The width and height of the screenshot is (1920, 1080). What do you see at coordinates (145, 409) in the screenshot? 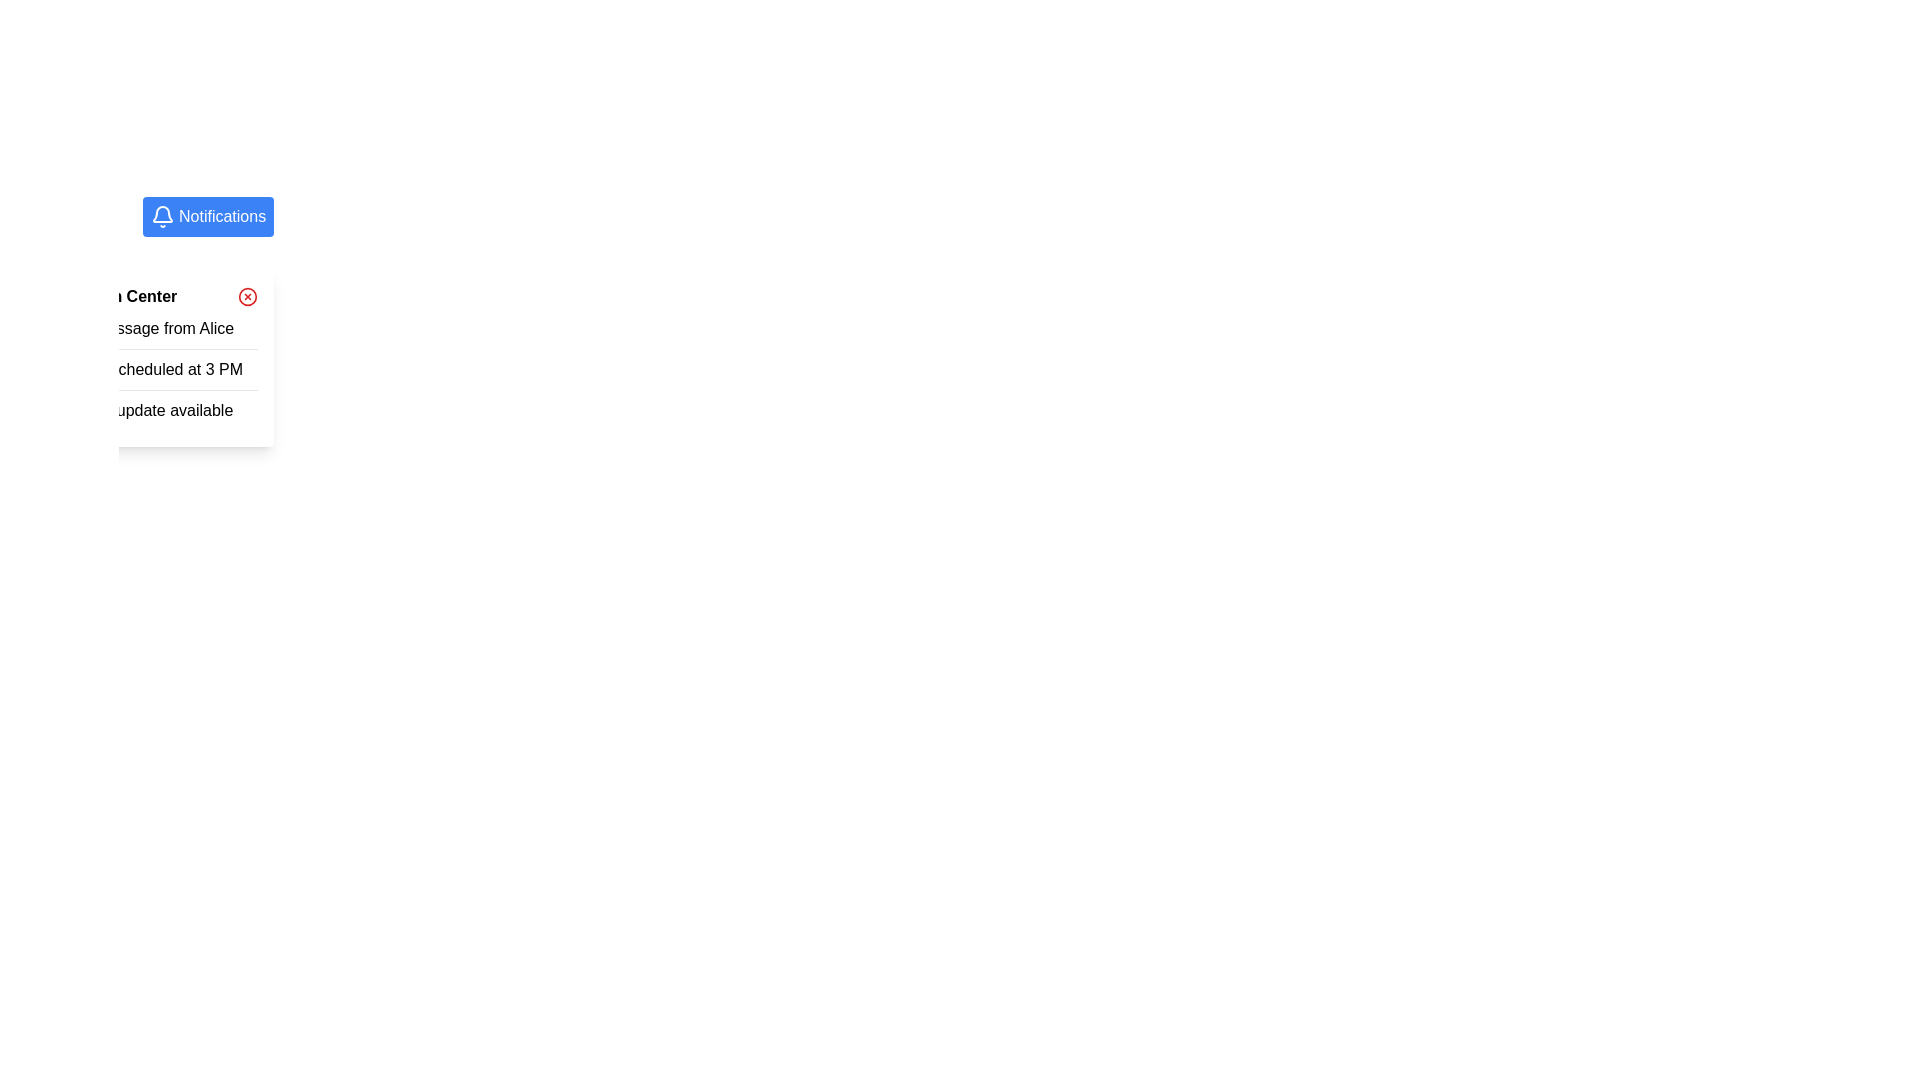
I see `the text label that states 'System update available', which is the last item in a vertical list of notifications within the dropdown` at bounding box center [145, 409].